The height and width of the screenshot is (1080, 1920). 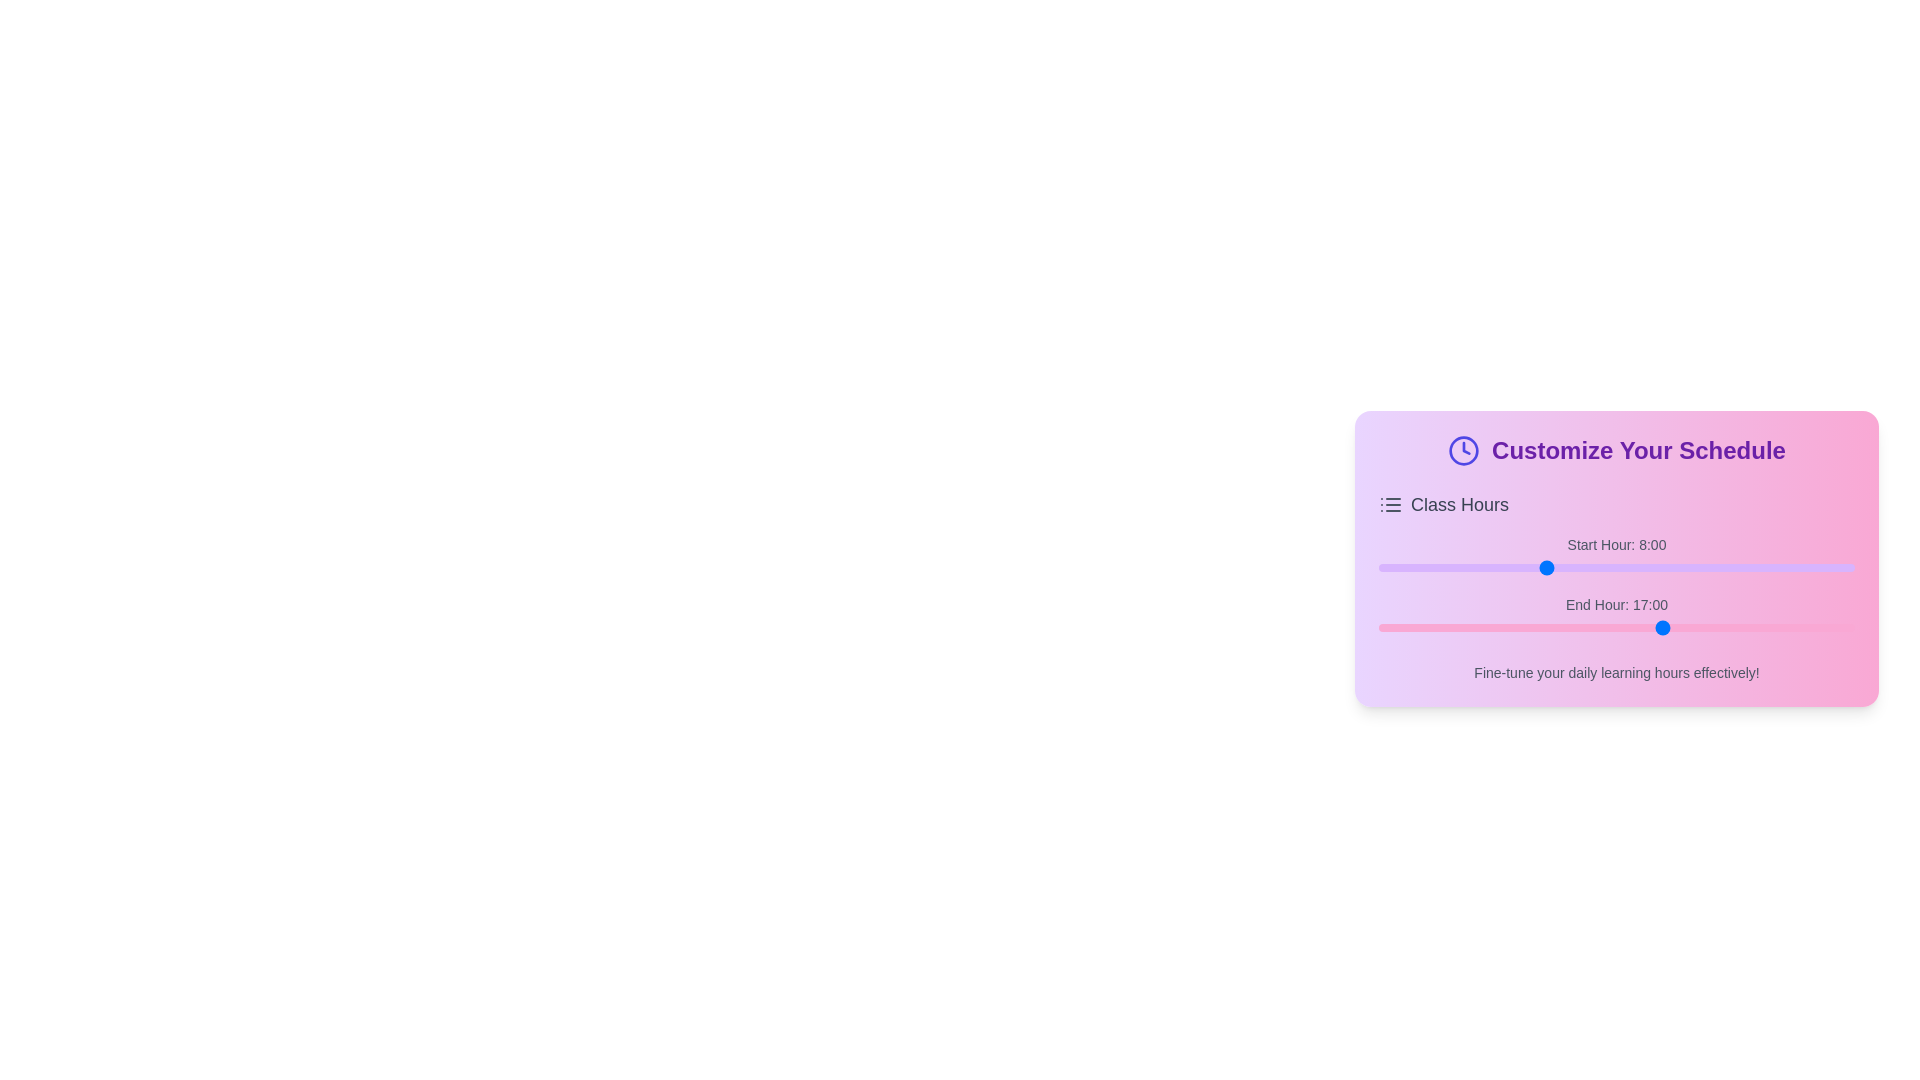 I want to click on the end hour slider to 21, so click(x=1791, y=627).